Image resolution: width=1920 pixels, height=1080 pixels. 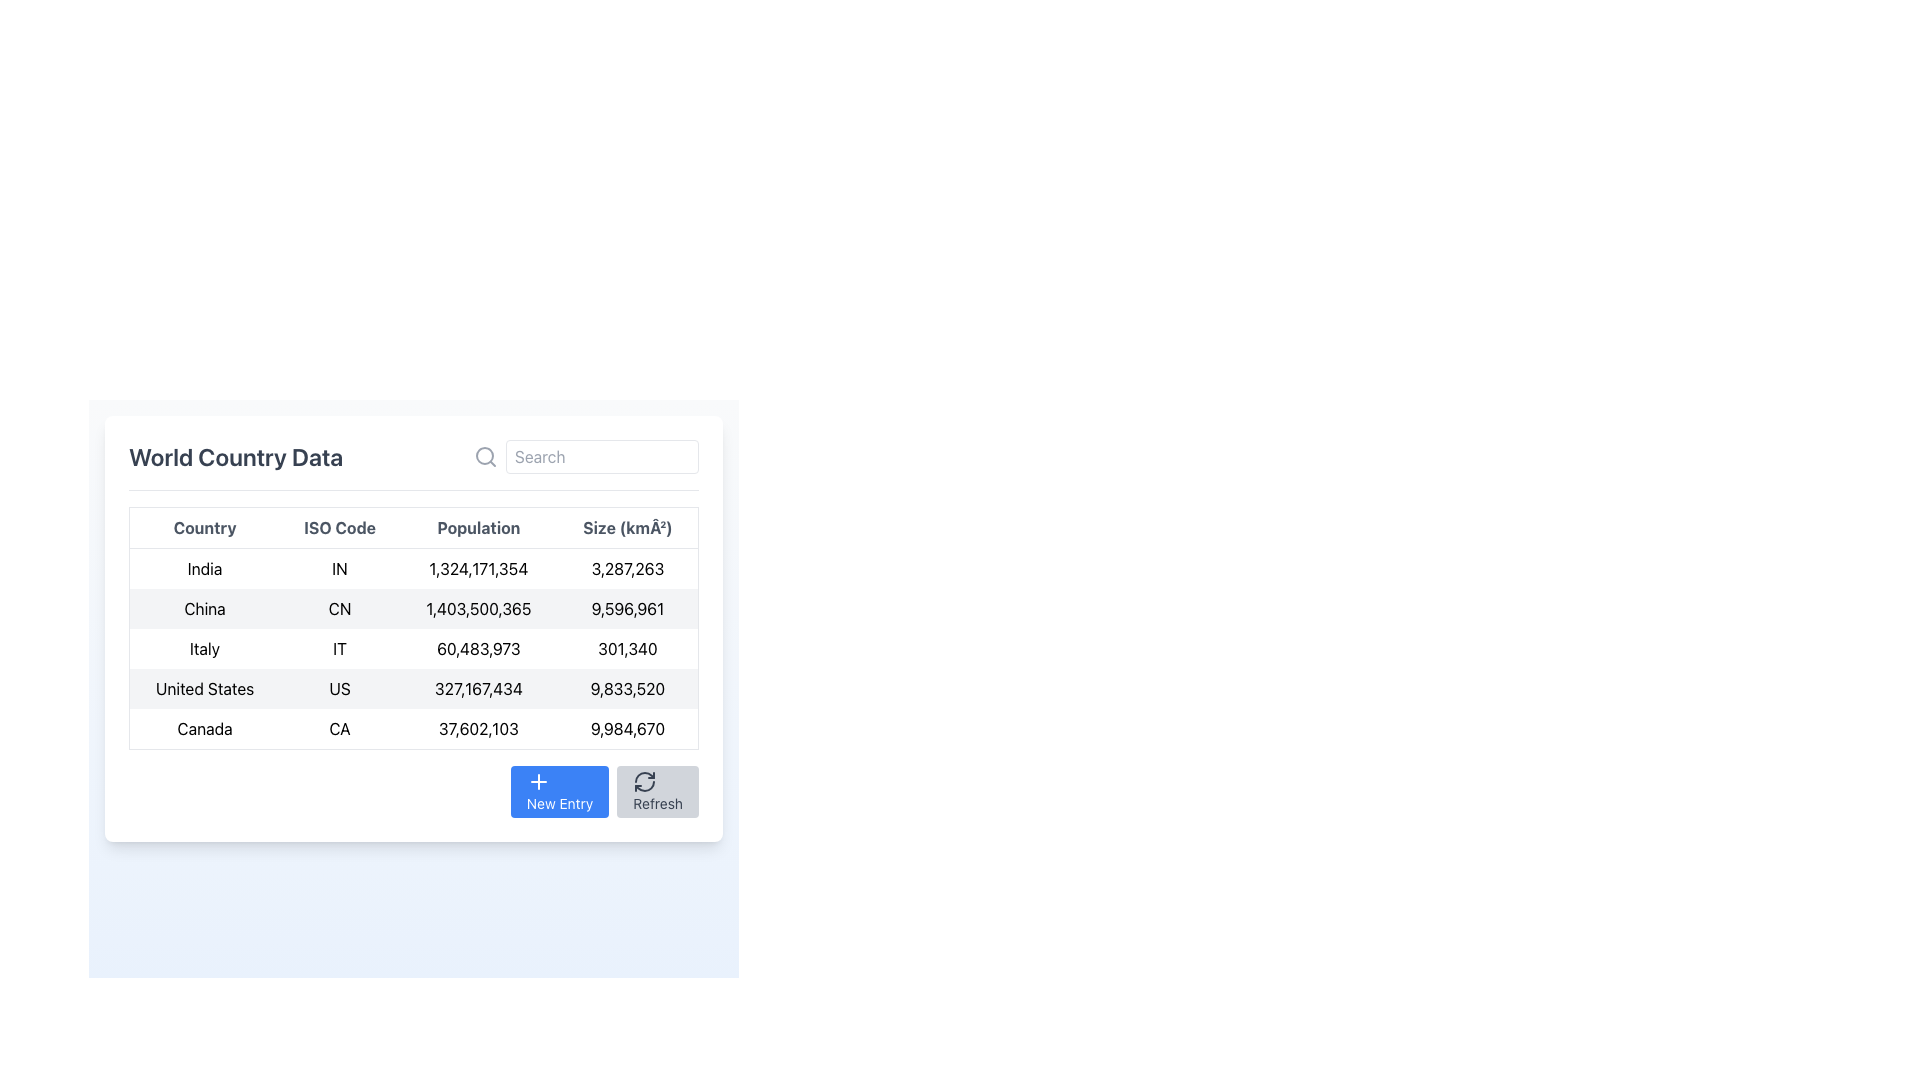 I want to click on the first row in the 'World Country Data' table, which contains the entries 'India', 'IN', '1,324,171,354', and '3,287,263', so click(x=412, y=568).